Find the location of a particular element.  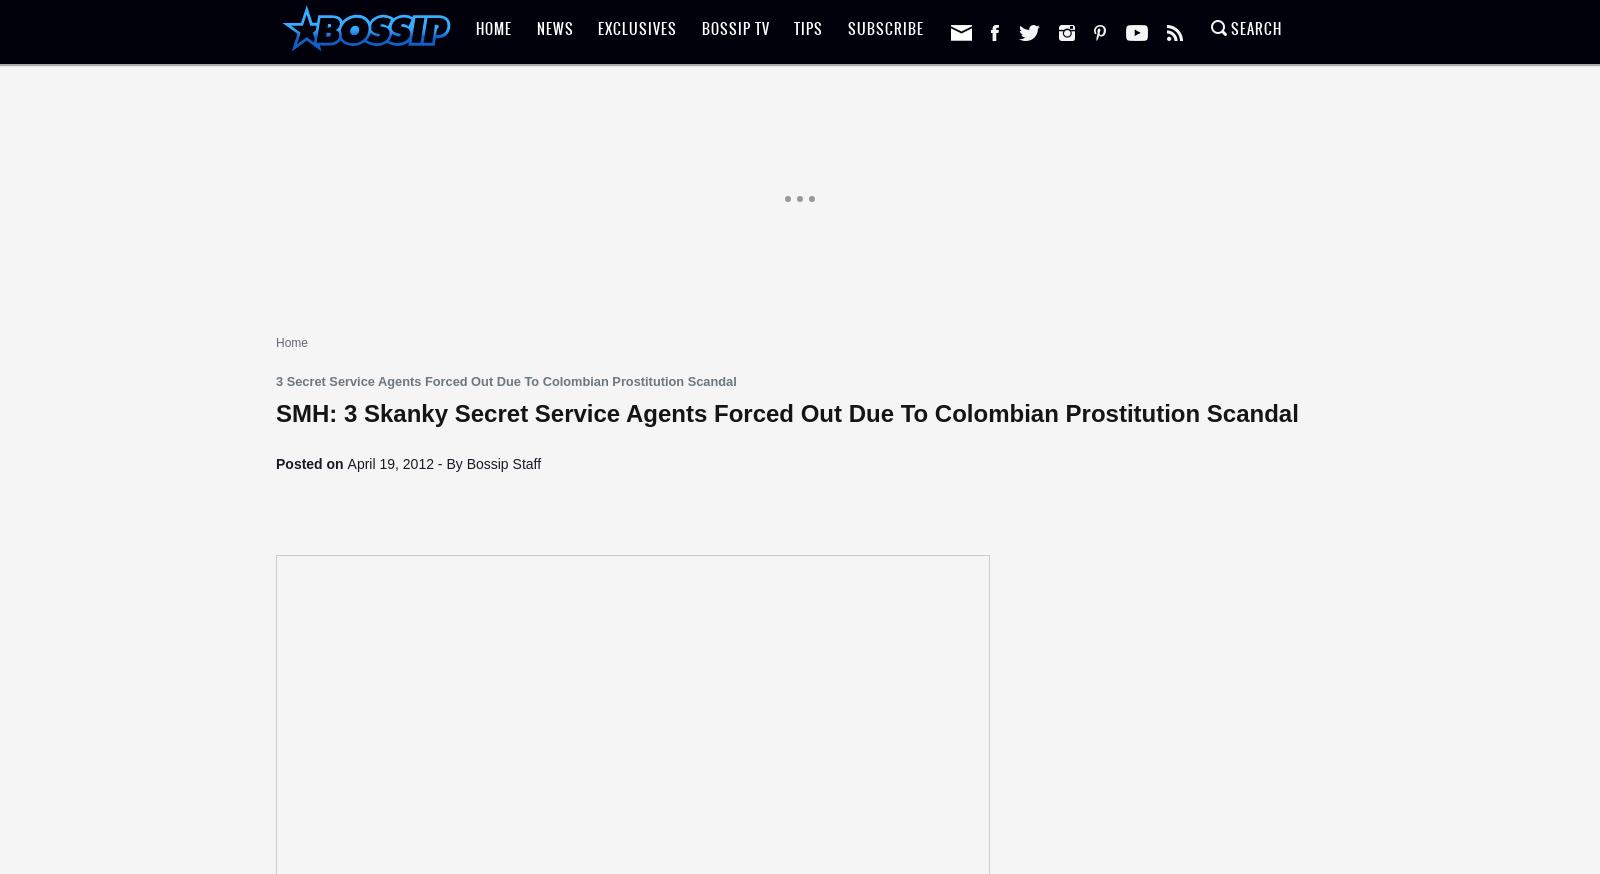

'3 Secret Service Agents Forced Out Due To Colombian Prostitution Scandal' is located at coordinates (505, 381).